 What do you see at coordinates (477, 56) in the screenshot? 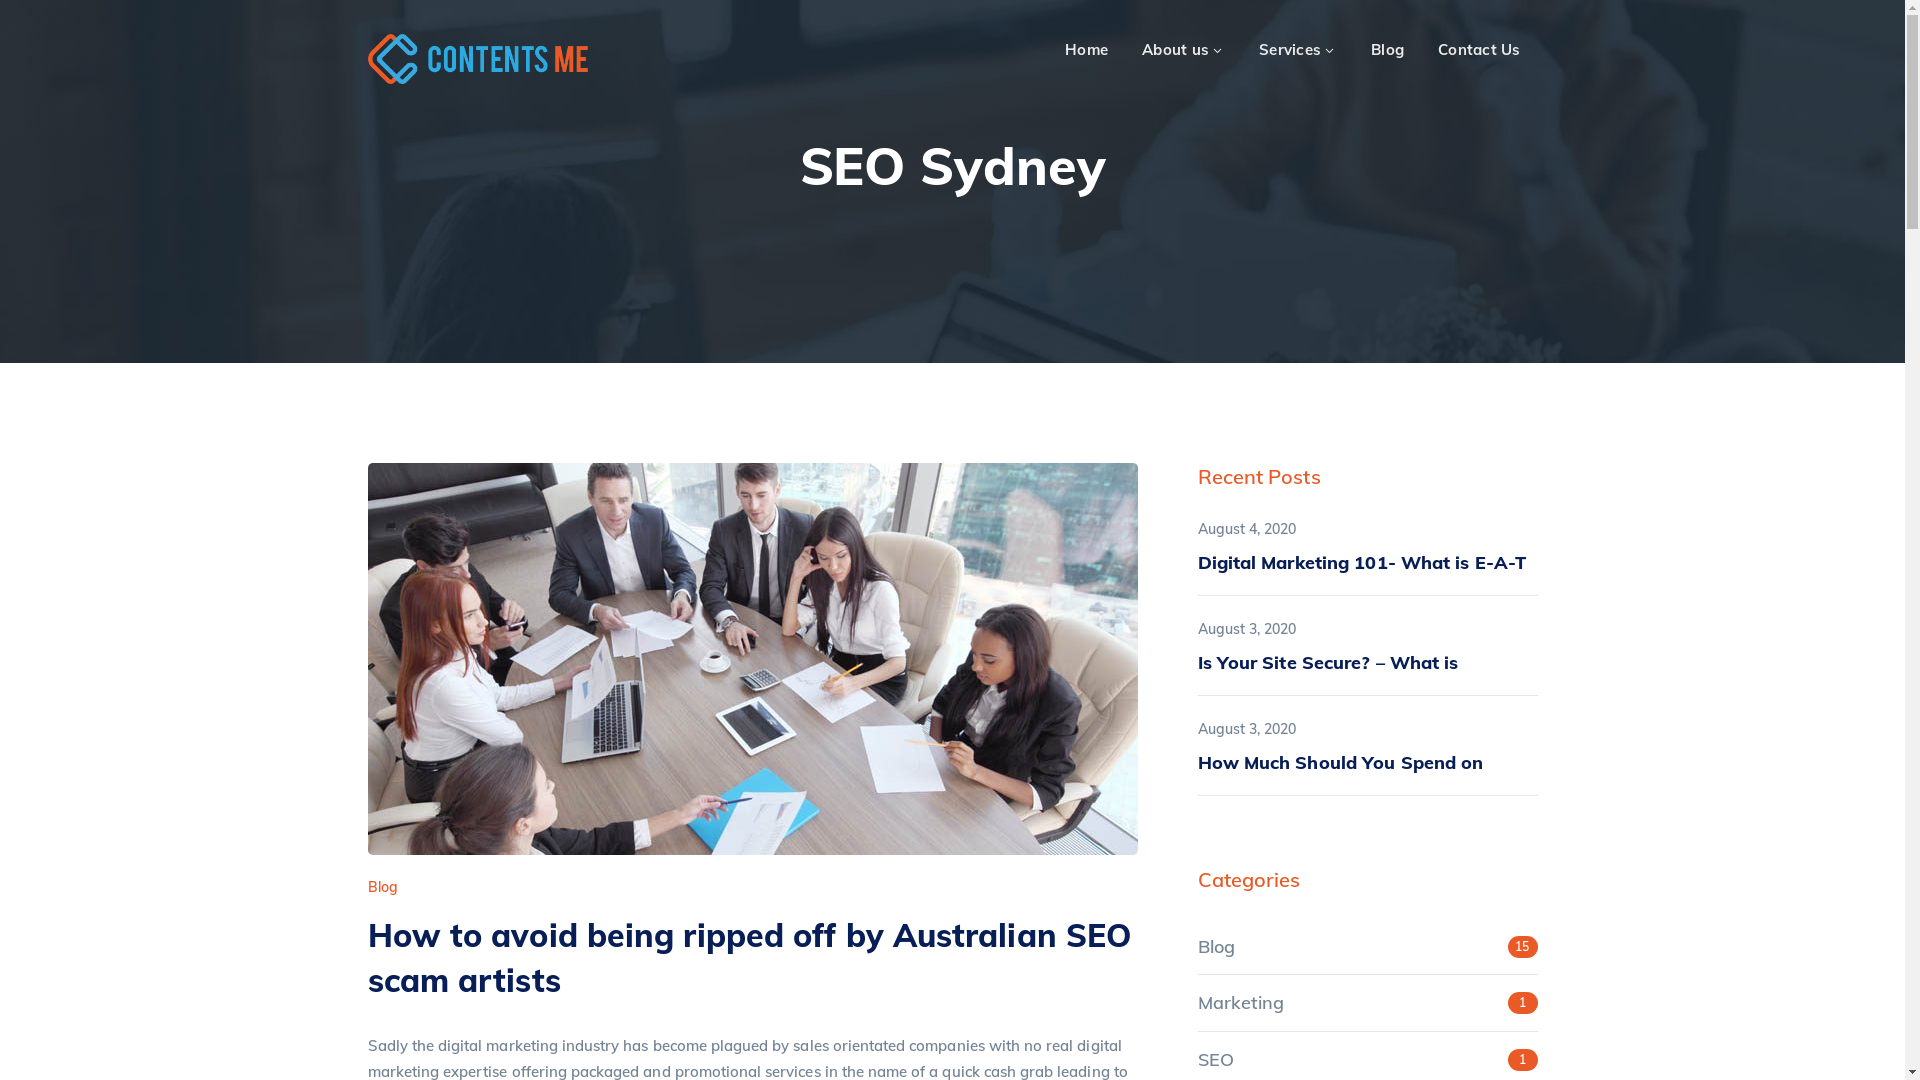
I see `'Content's Me'` at bounding box center [477, 56].